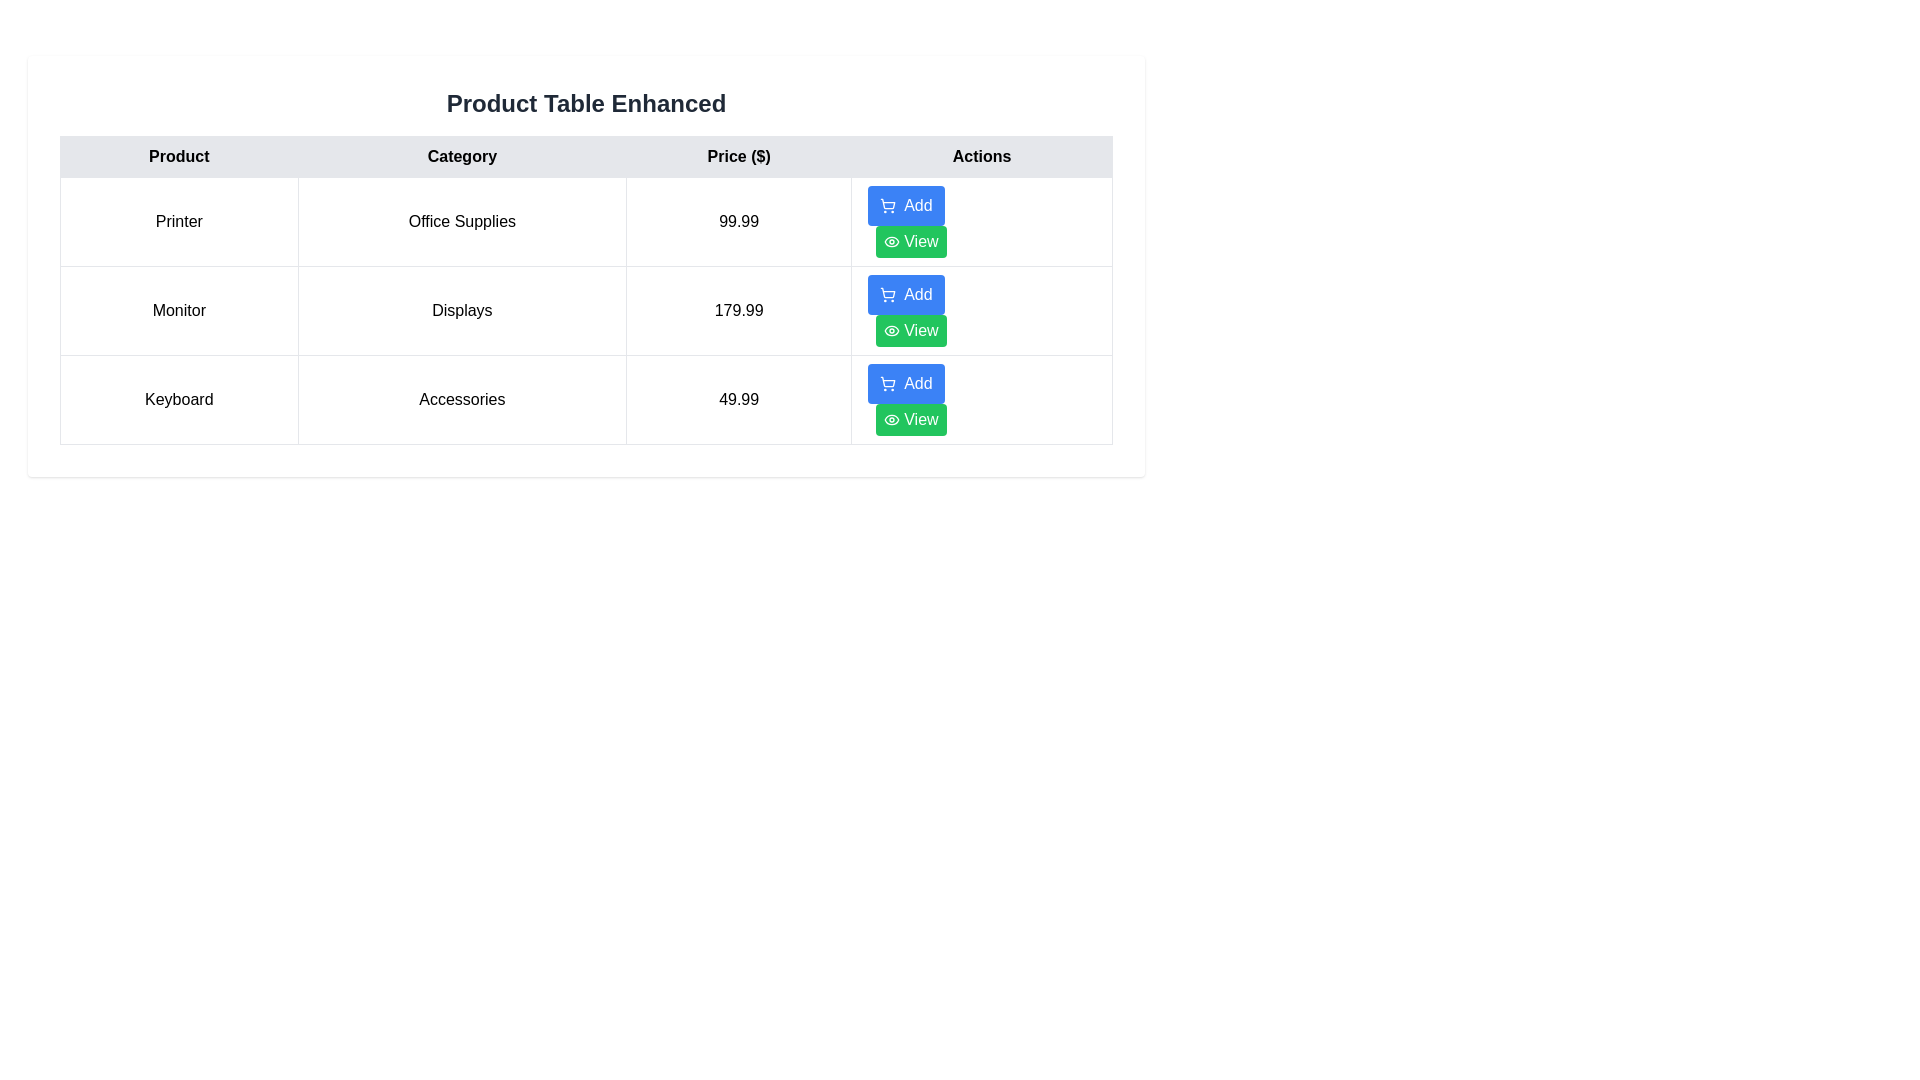  What do you see at coordinates (887, 381) in the screenshot?
I see `the decorative icon within the 'Add' button located in the third row of the 'Actions' column in the table` at bounding box center [887, 381].